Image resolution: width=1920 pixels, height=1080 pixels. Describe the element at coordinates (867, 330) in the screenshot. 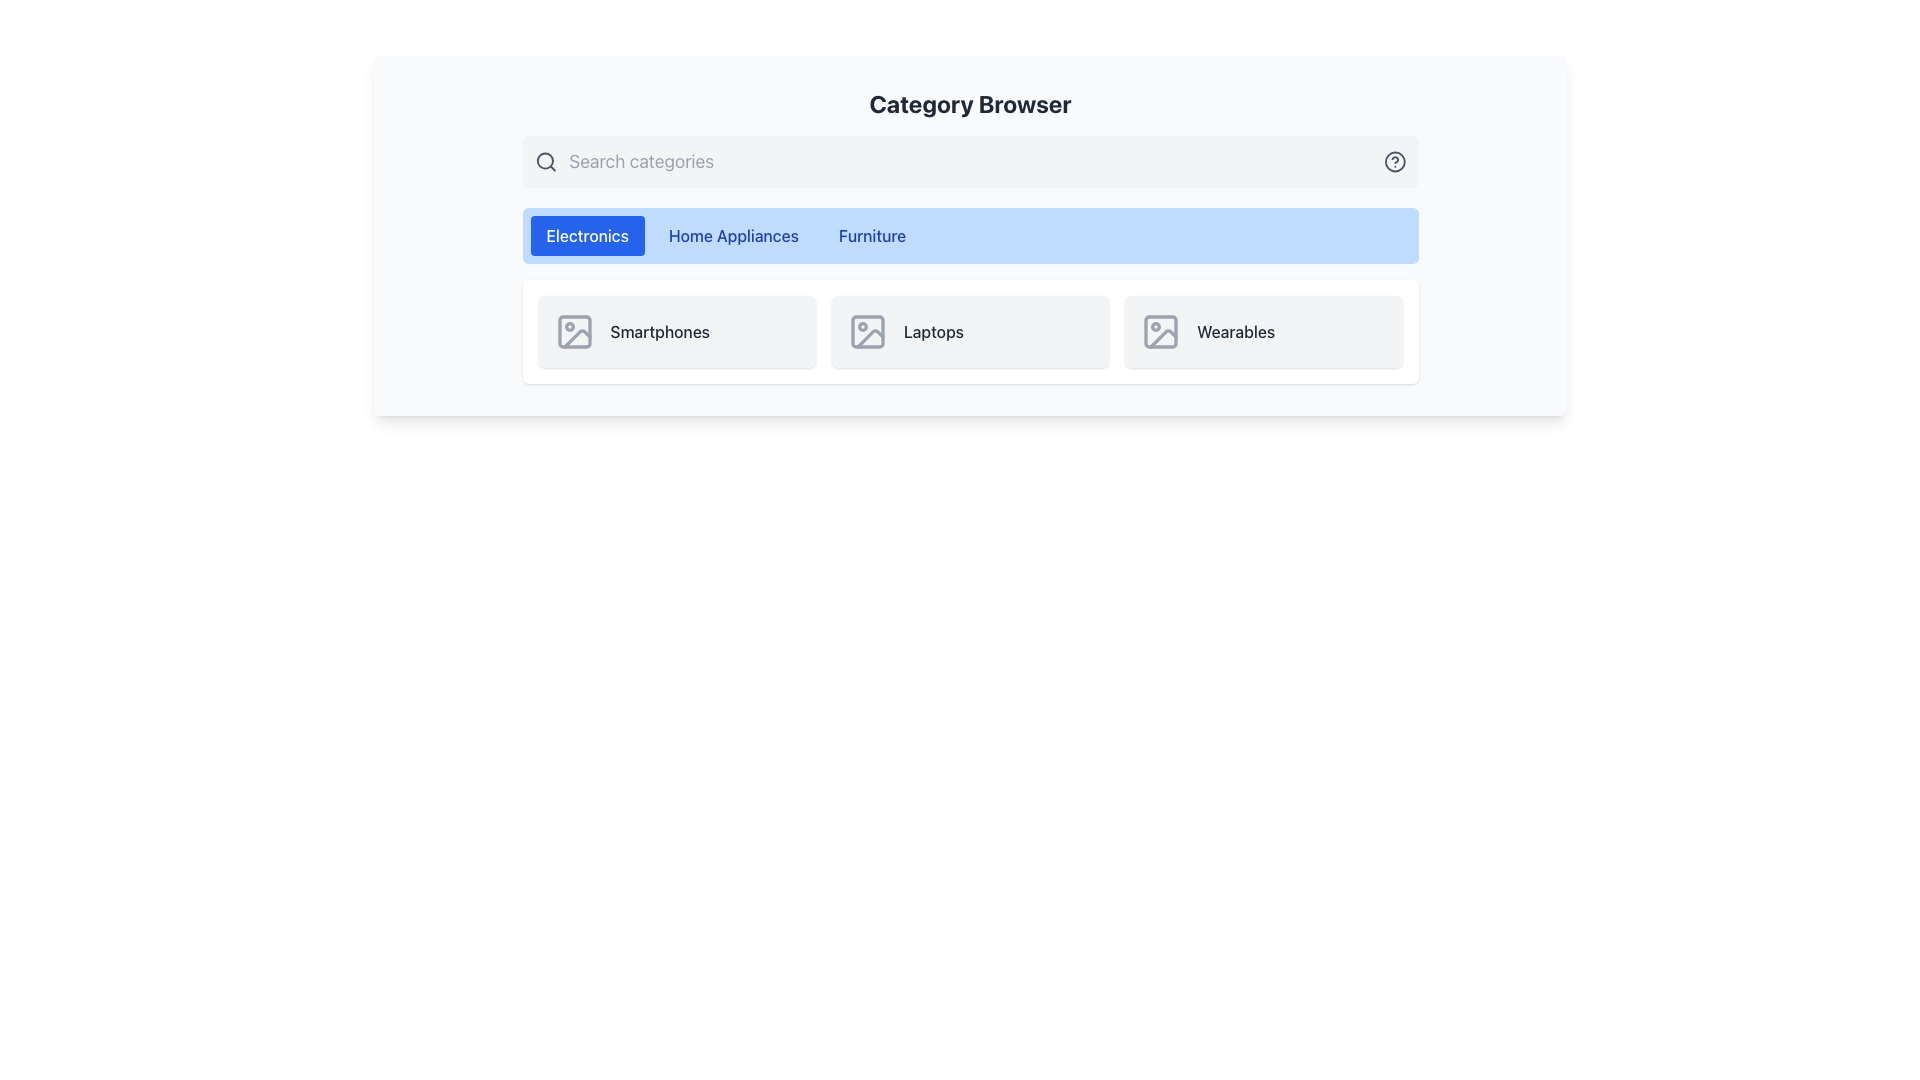

I see `the visual representation of the gray icon styled as an image placeholder, located at the top-left corner of the 'Laptops' category card` at that location.